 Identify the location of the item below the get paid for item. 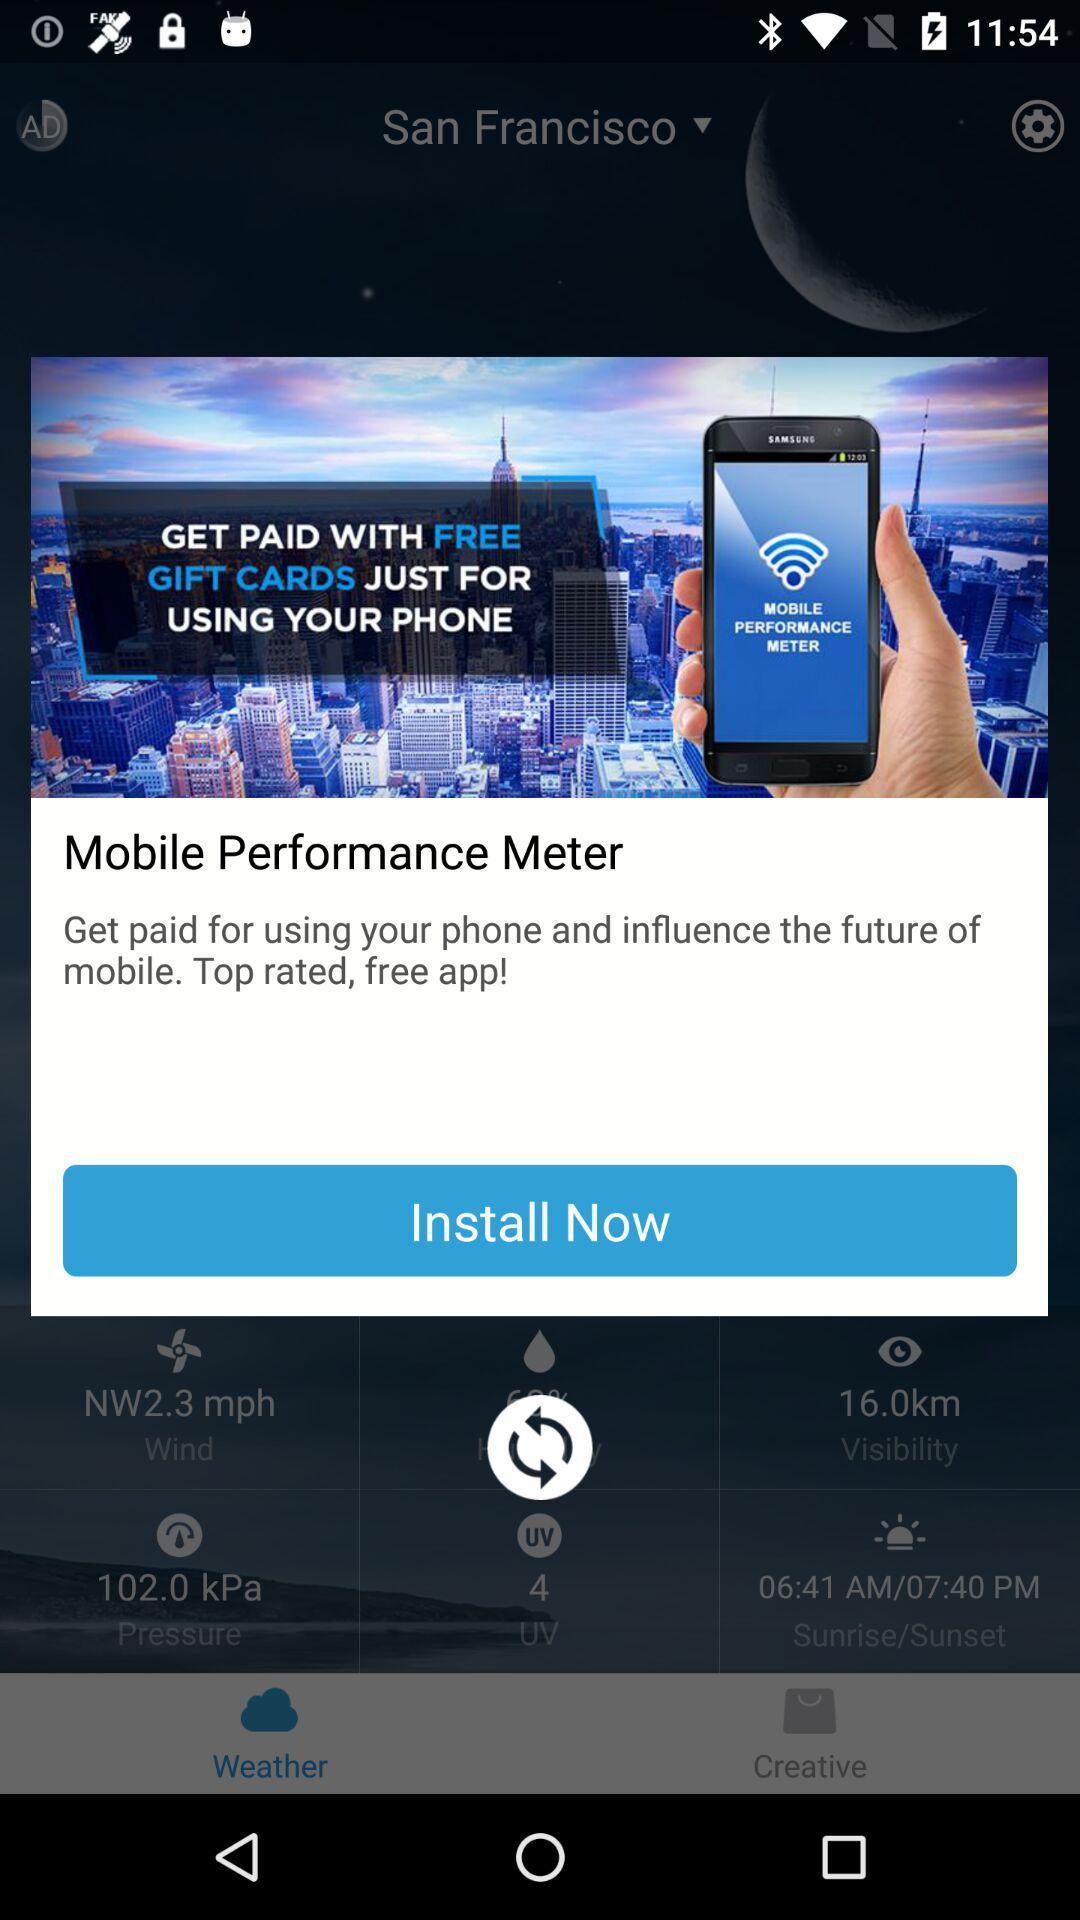
(540, 1219).